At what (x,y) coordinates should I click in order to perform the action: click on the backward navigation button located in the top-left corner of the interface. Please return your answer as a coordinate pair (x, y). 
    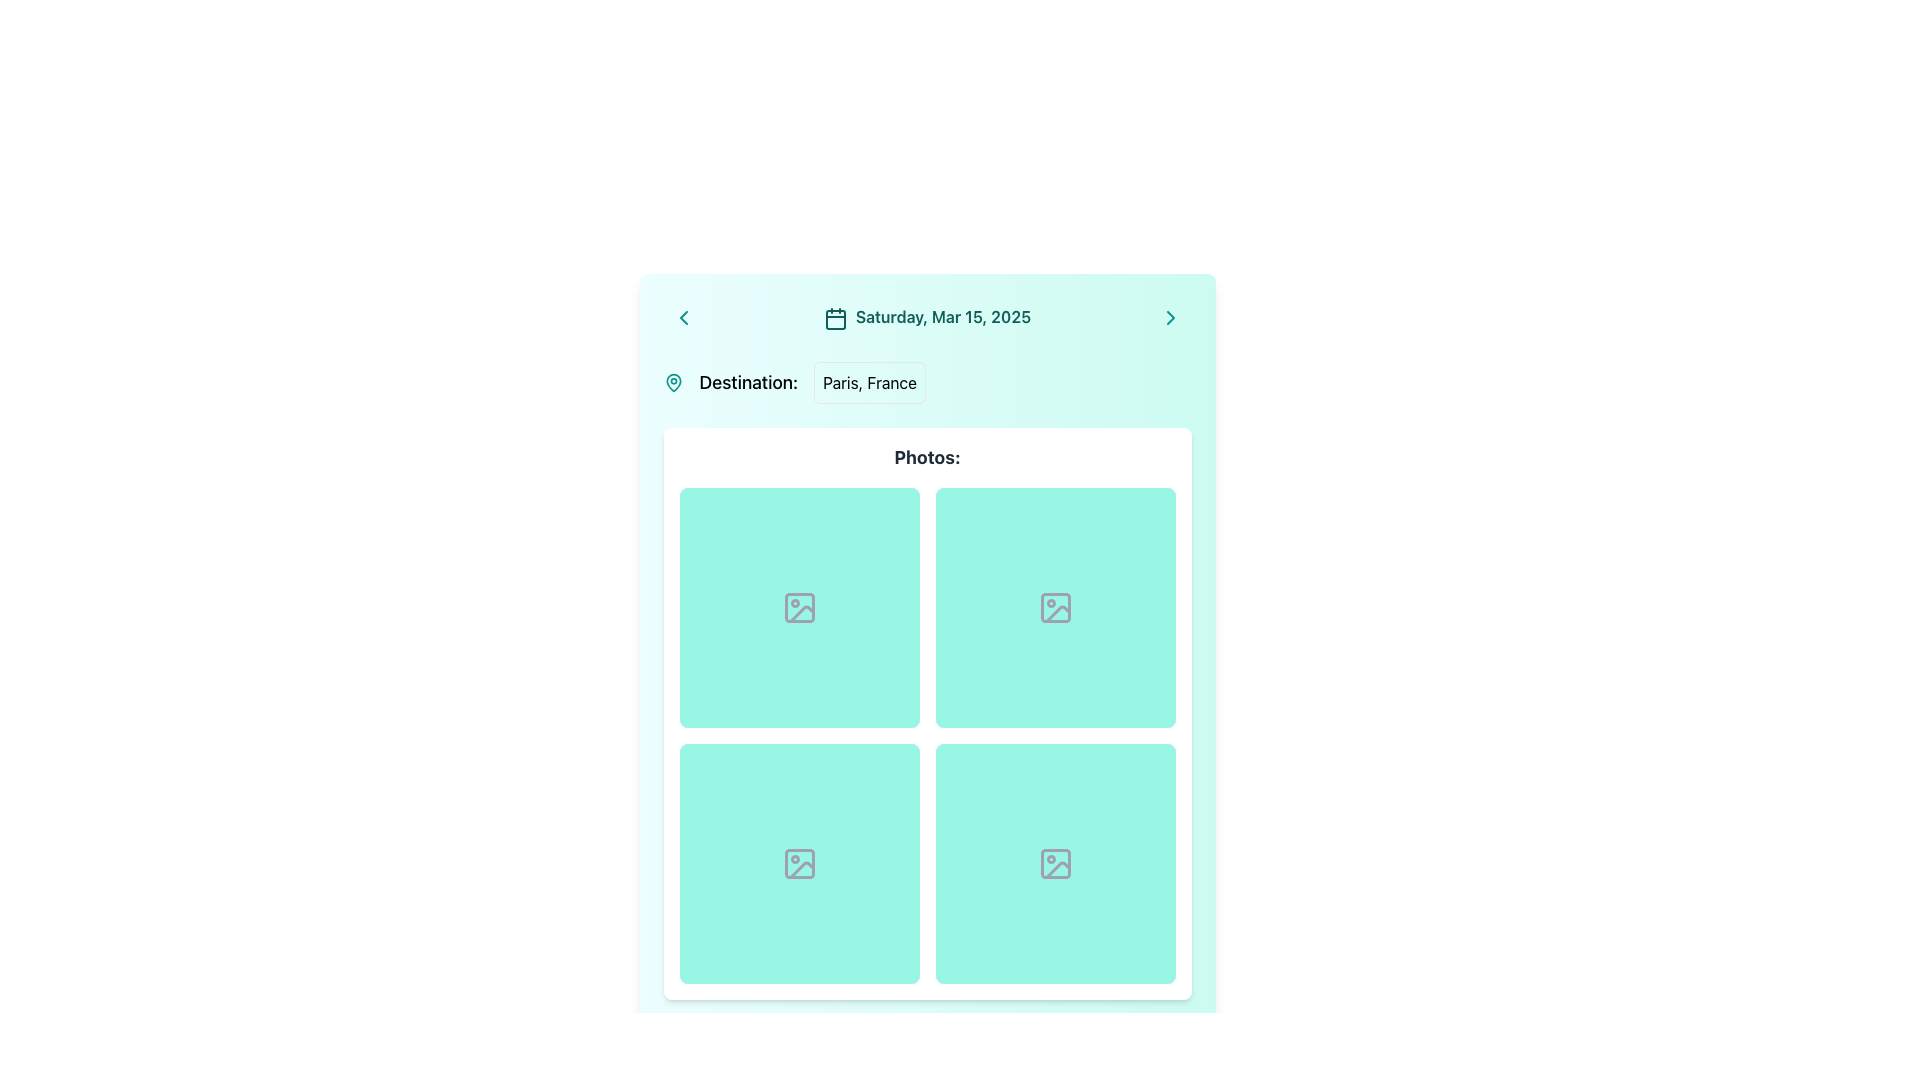
    Looking at the image, I should click on (683, 316).